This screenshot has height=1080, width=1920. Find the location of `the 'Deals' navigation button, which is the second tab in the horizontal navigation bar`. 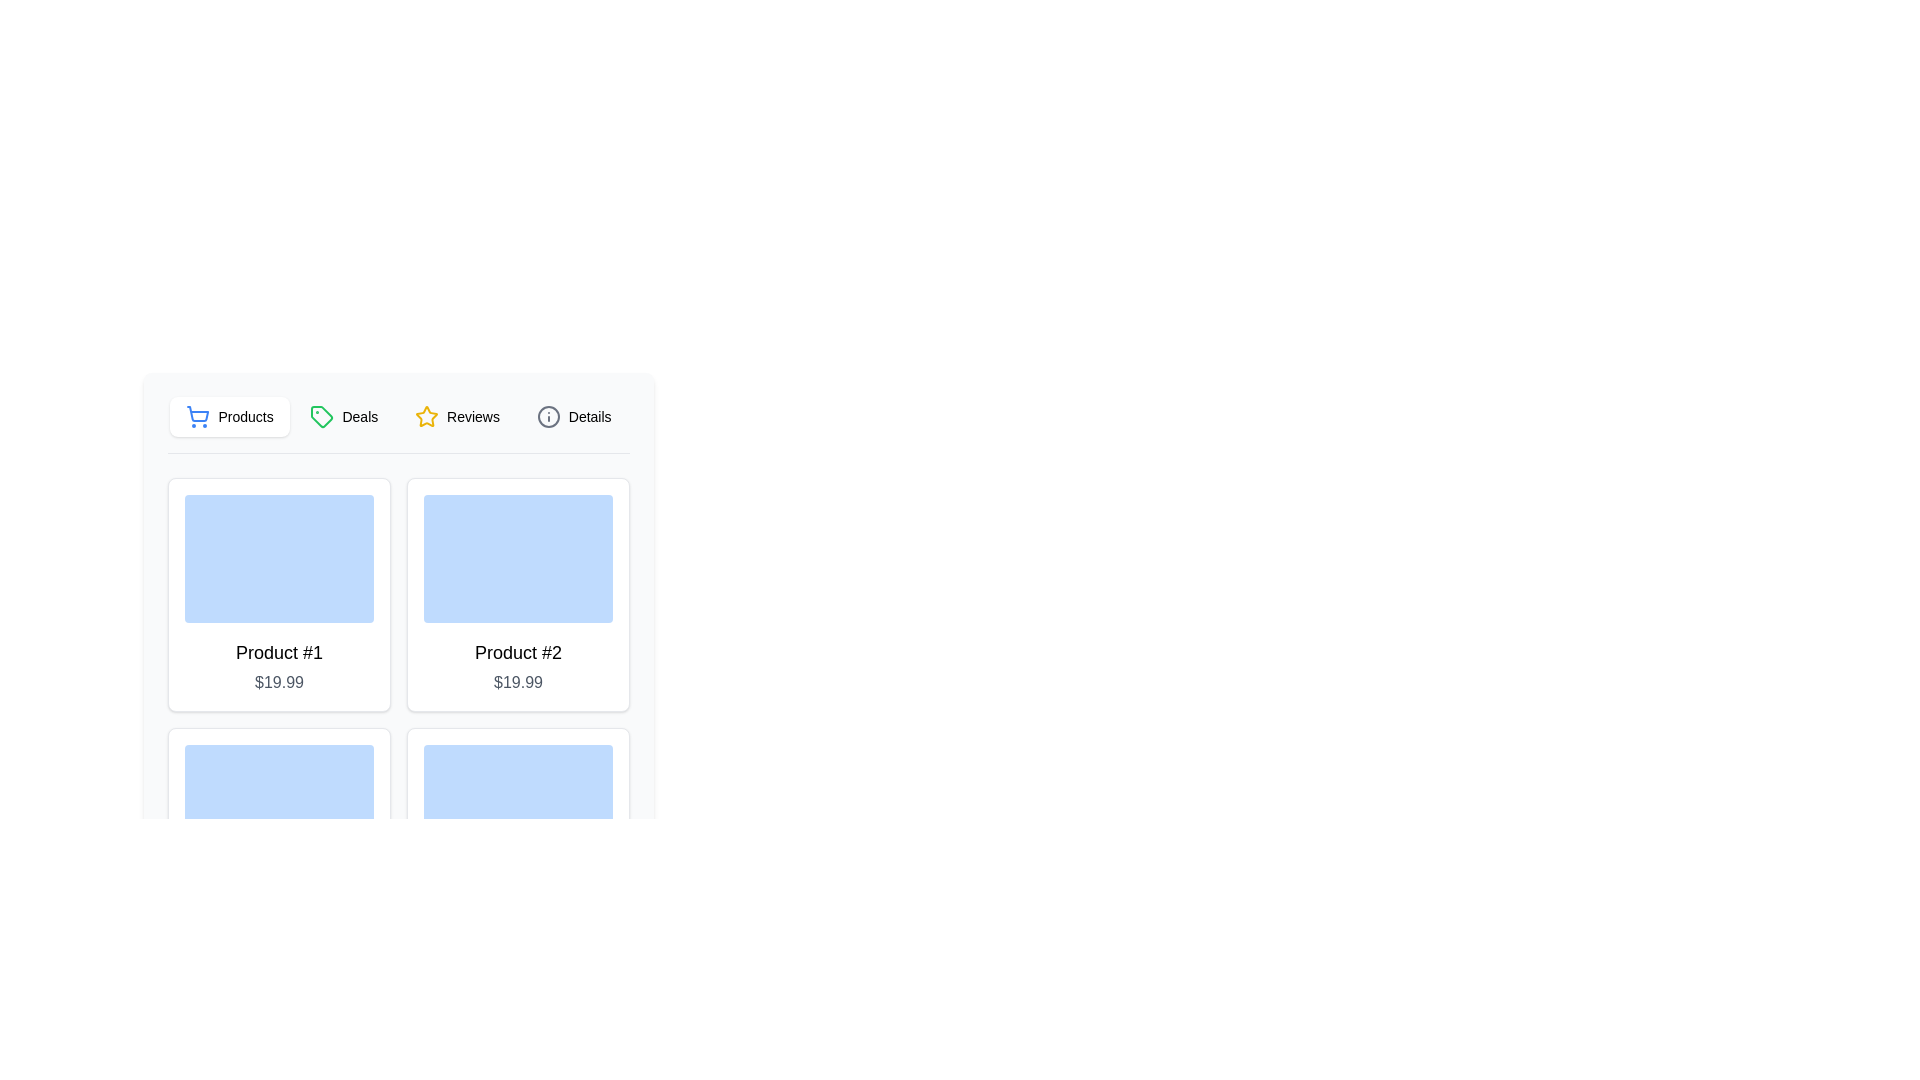

the 'Deals' navigation button, which is the second tab in the horizontal navigation bar is located at coordinates (344, 415).